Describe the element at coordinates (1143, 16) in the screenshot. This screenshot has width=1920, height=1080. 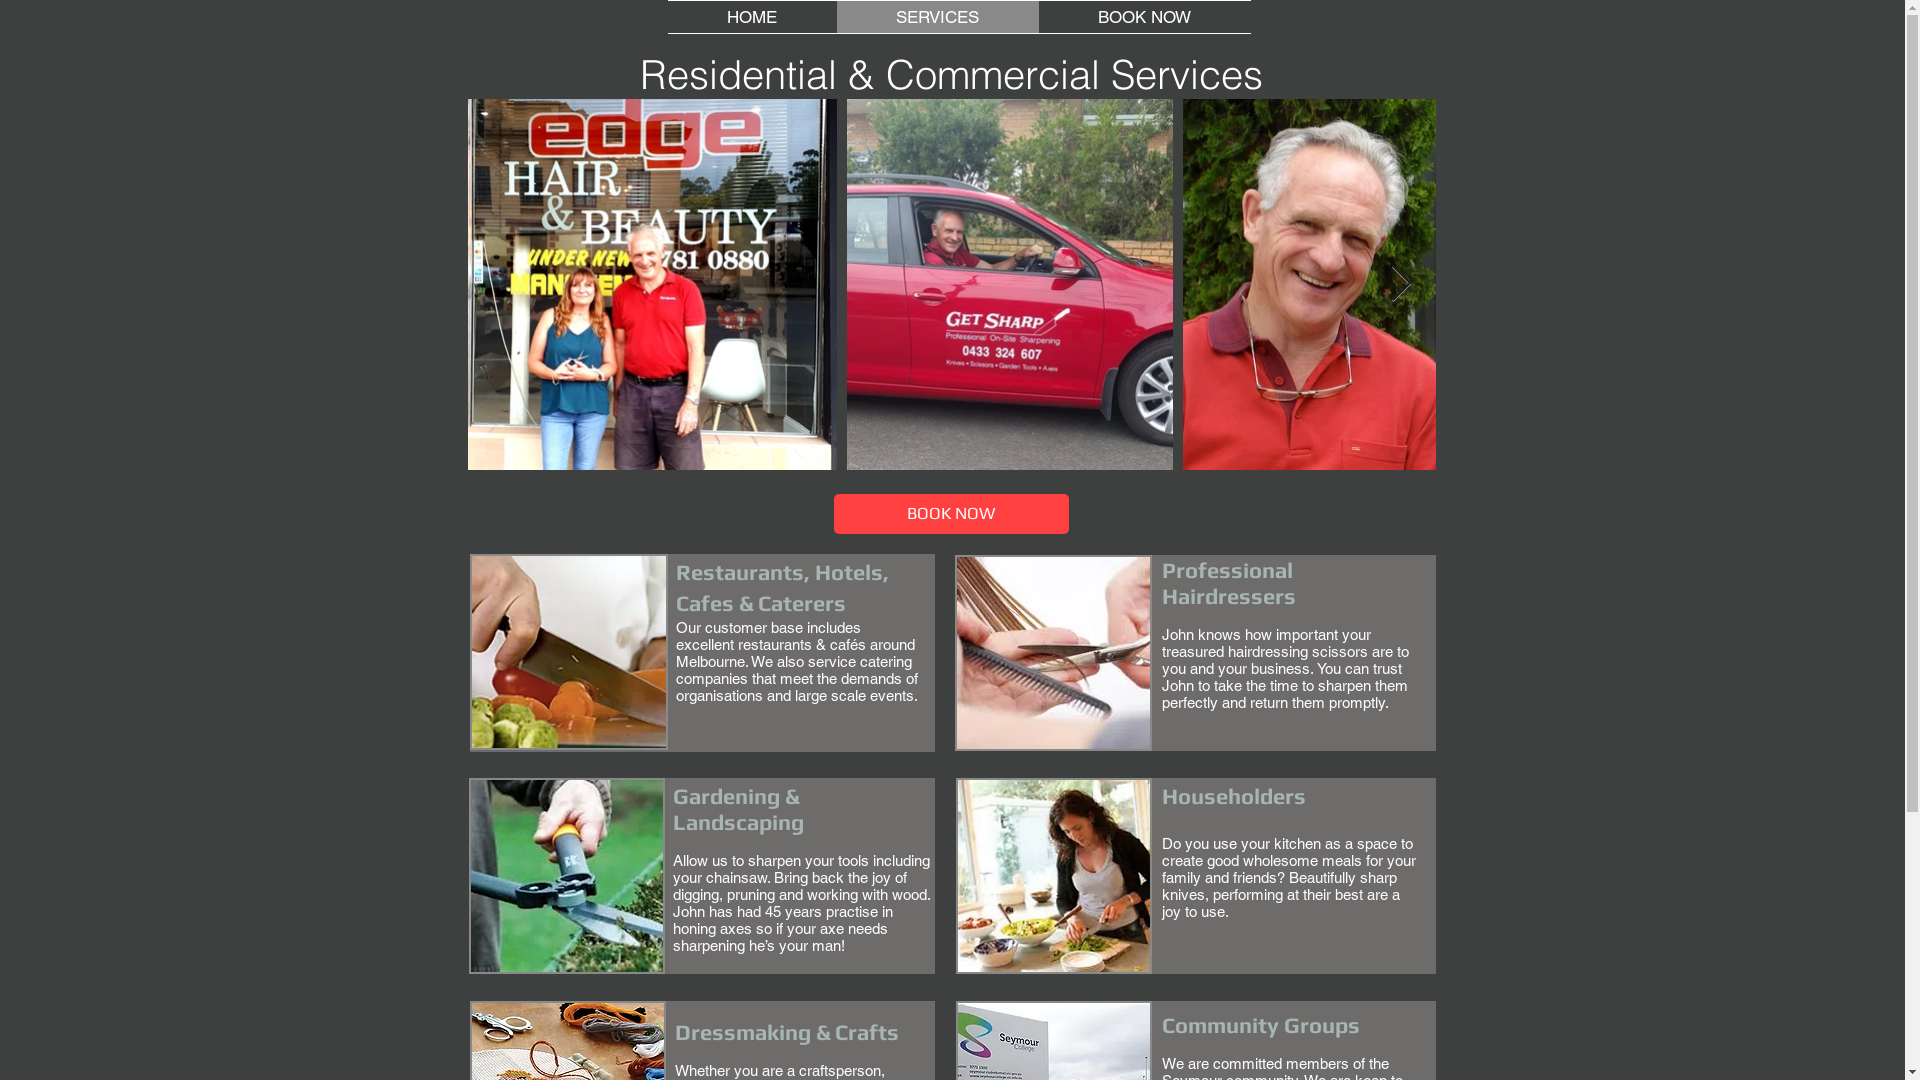
I see `'BOOK NOW'` at that location.